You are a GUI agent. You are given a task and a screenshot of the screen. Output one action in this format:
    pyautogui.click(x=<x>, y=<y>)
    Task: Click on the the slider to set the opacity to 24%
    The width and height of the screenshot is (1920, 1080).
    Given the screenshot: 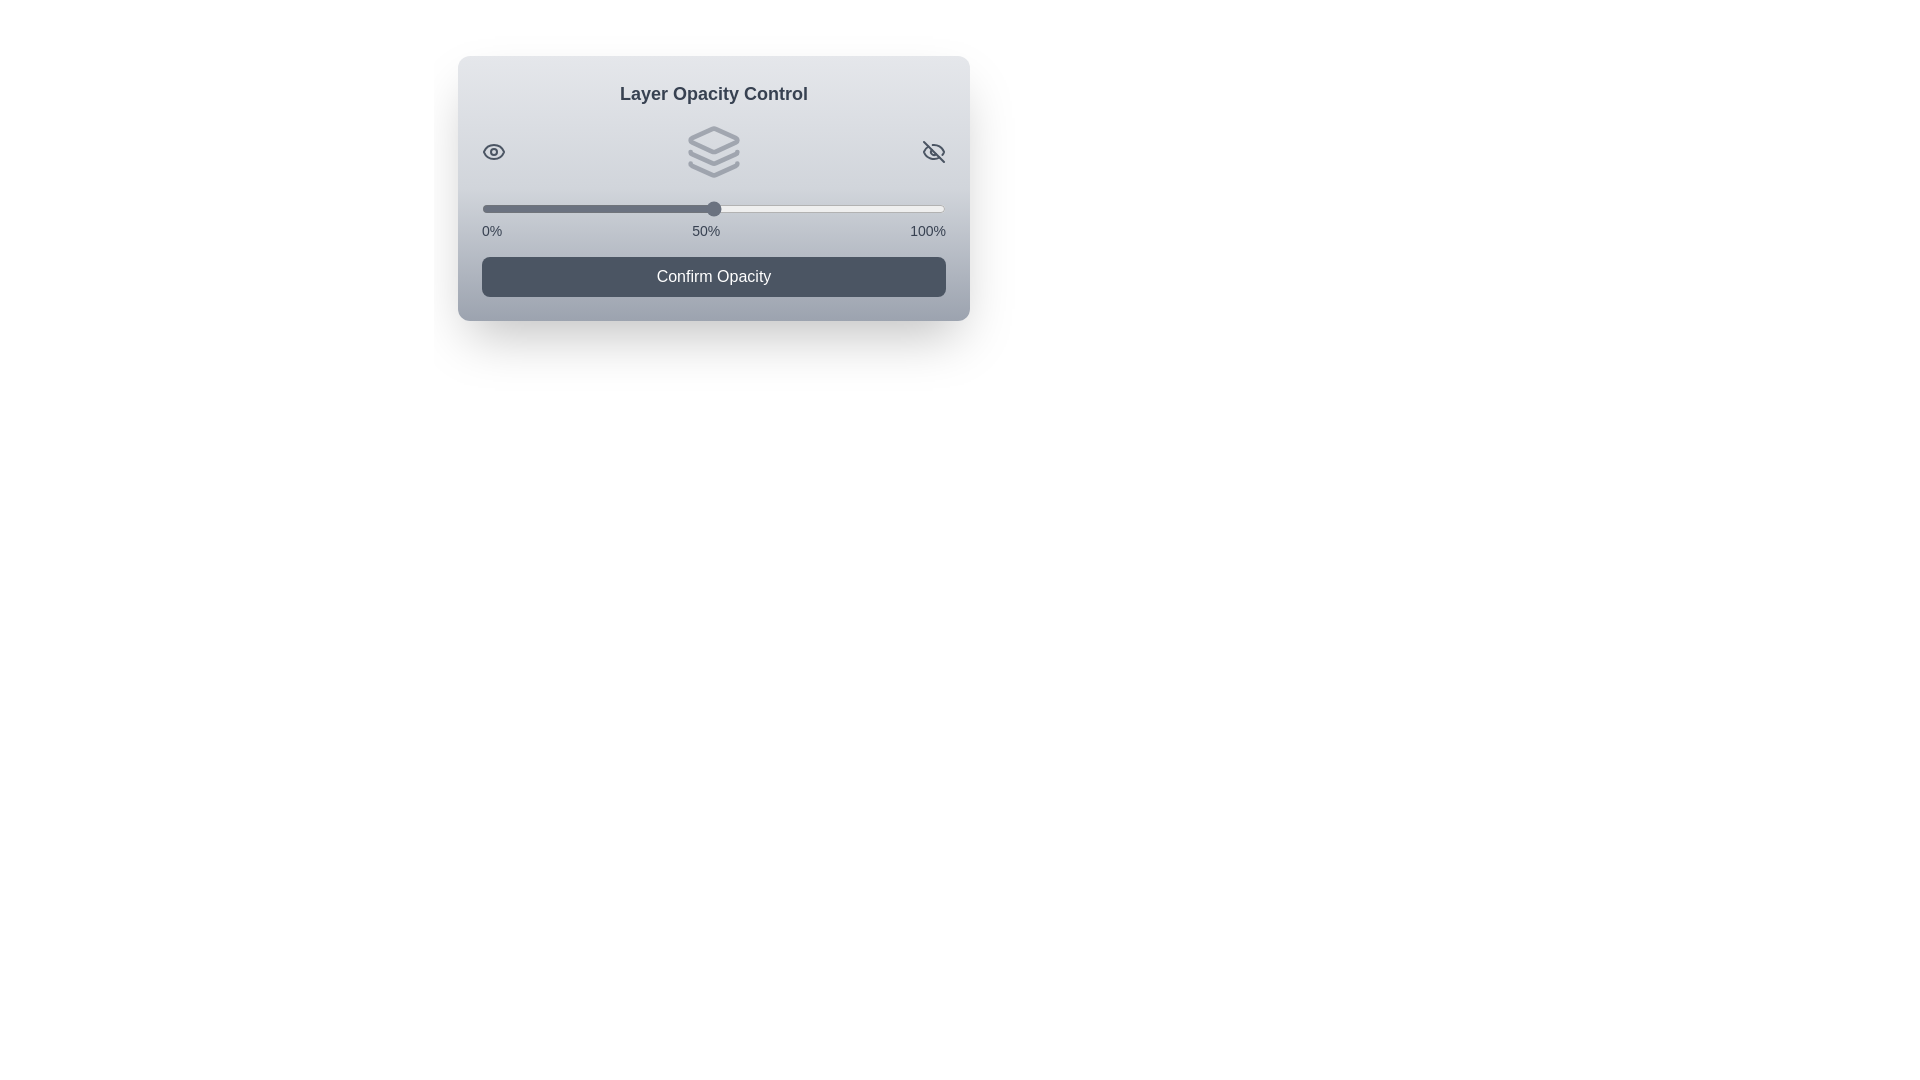 What is the action you would take?
    pyautogui.click(x=592, y=208)
    